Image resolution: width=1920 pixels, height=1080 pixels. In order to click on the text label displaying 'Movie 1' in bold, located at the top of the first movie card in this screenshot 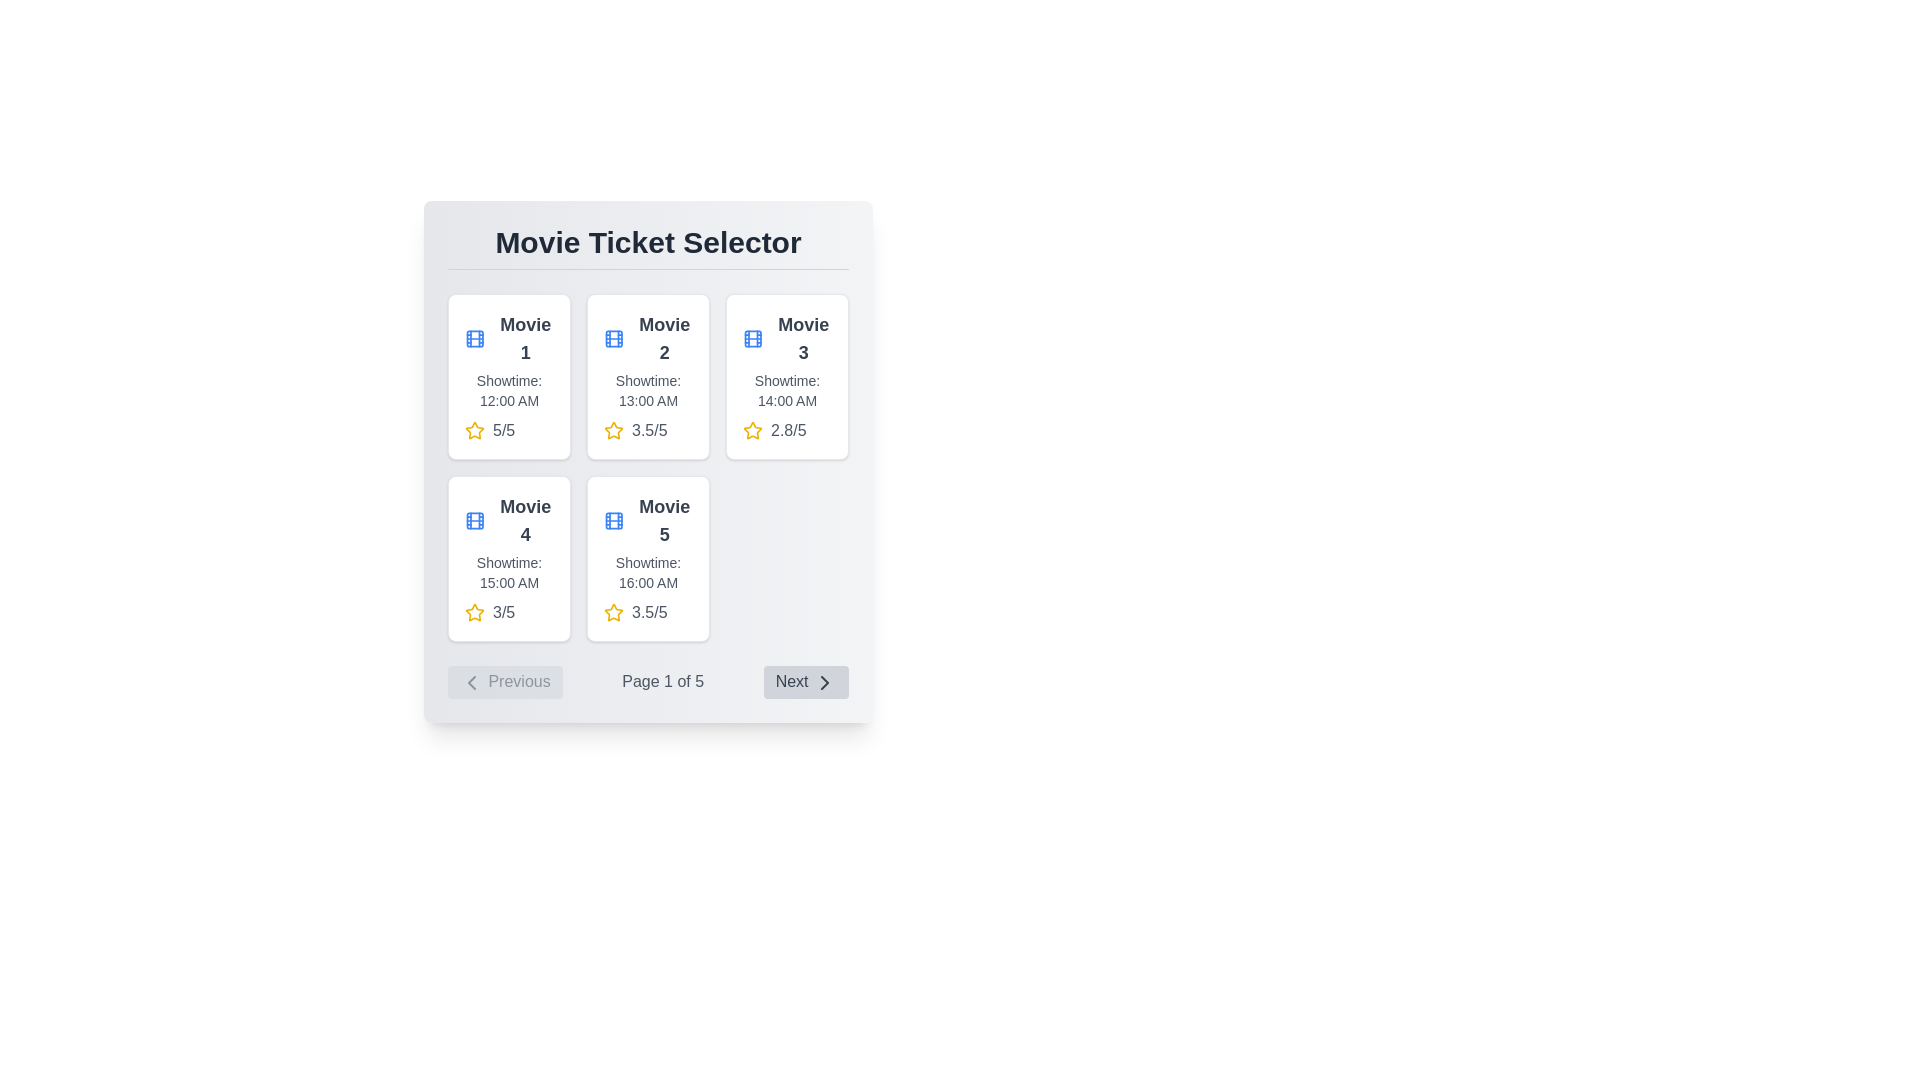, I will do `click(525, 338)`.